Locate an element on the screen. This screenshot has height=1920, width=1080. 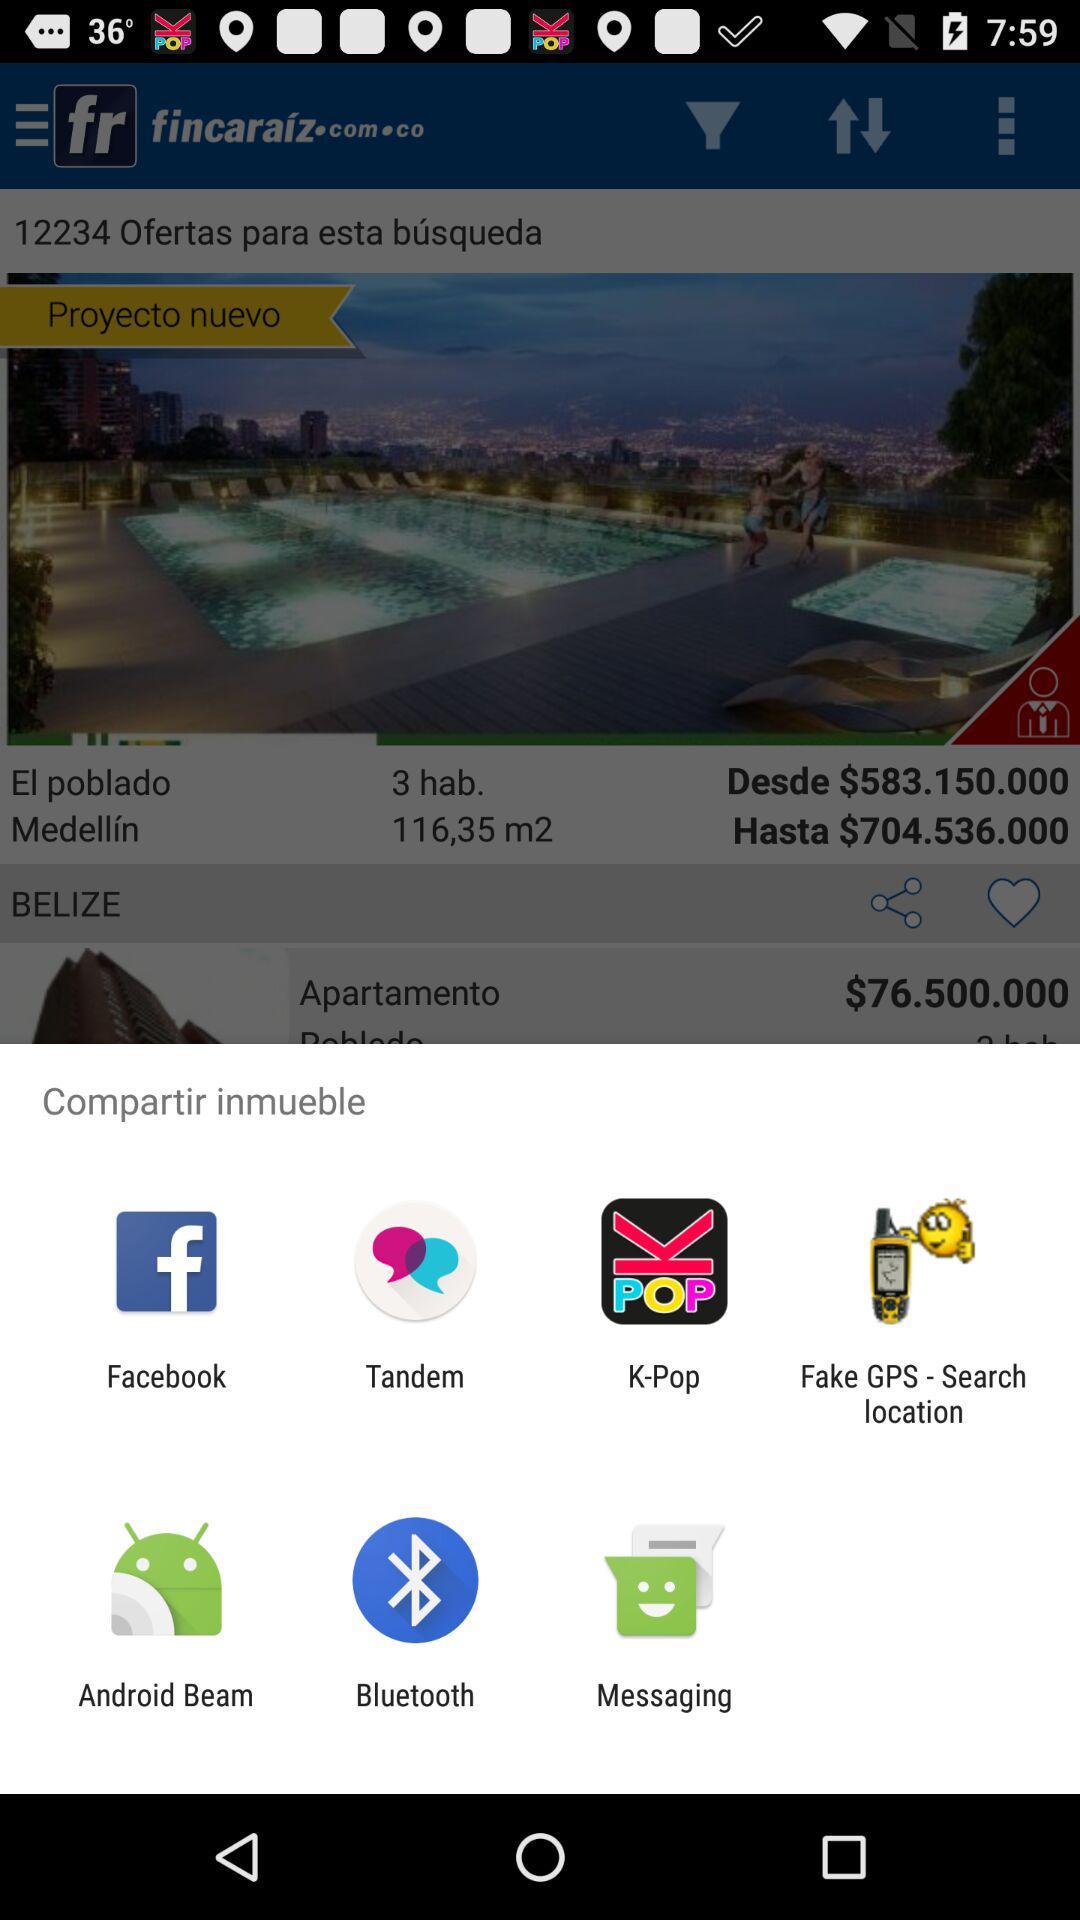
tandem app is located at coordinates (414, 1392).